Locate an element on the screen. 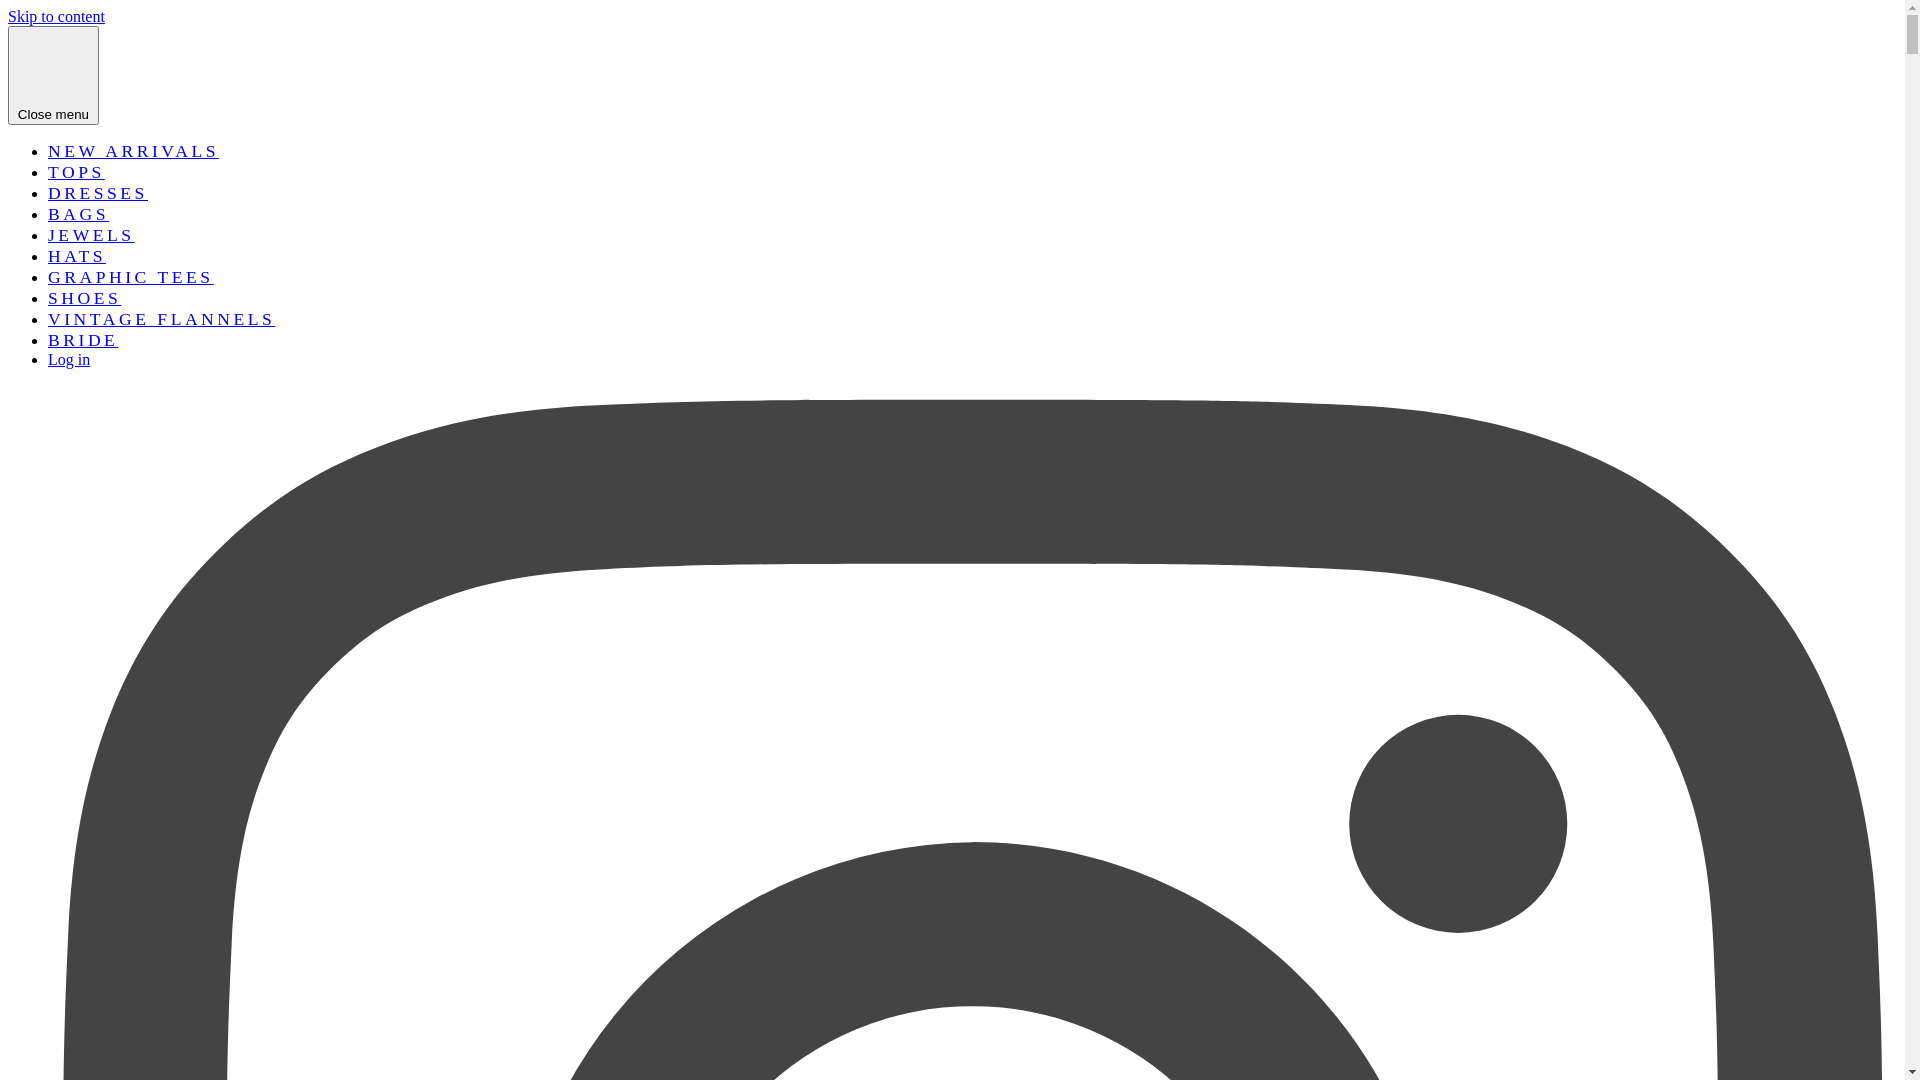  'TOPS' is located at coordinates (48, 171).